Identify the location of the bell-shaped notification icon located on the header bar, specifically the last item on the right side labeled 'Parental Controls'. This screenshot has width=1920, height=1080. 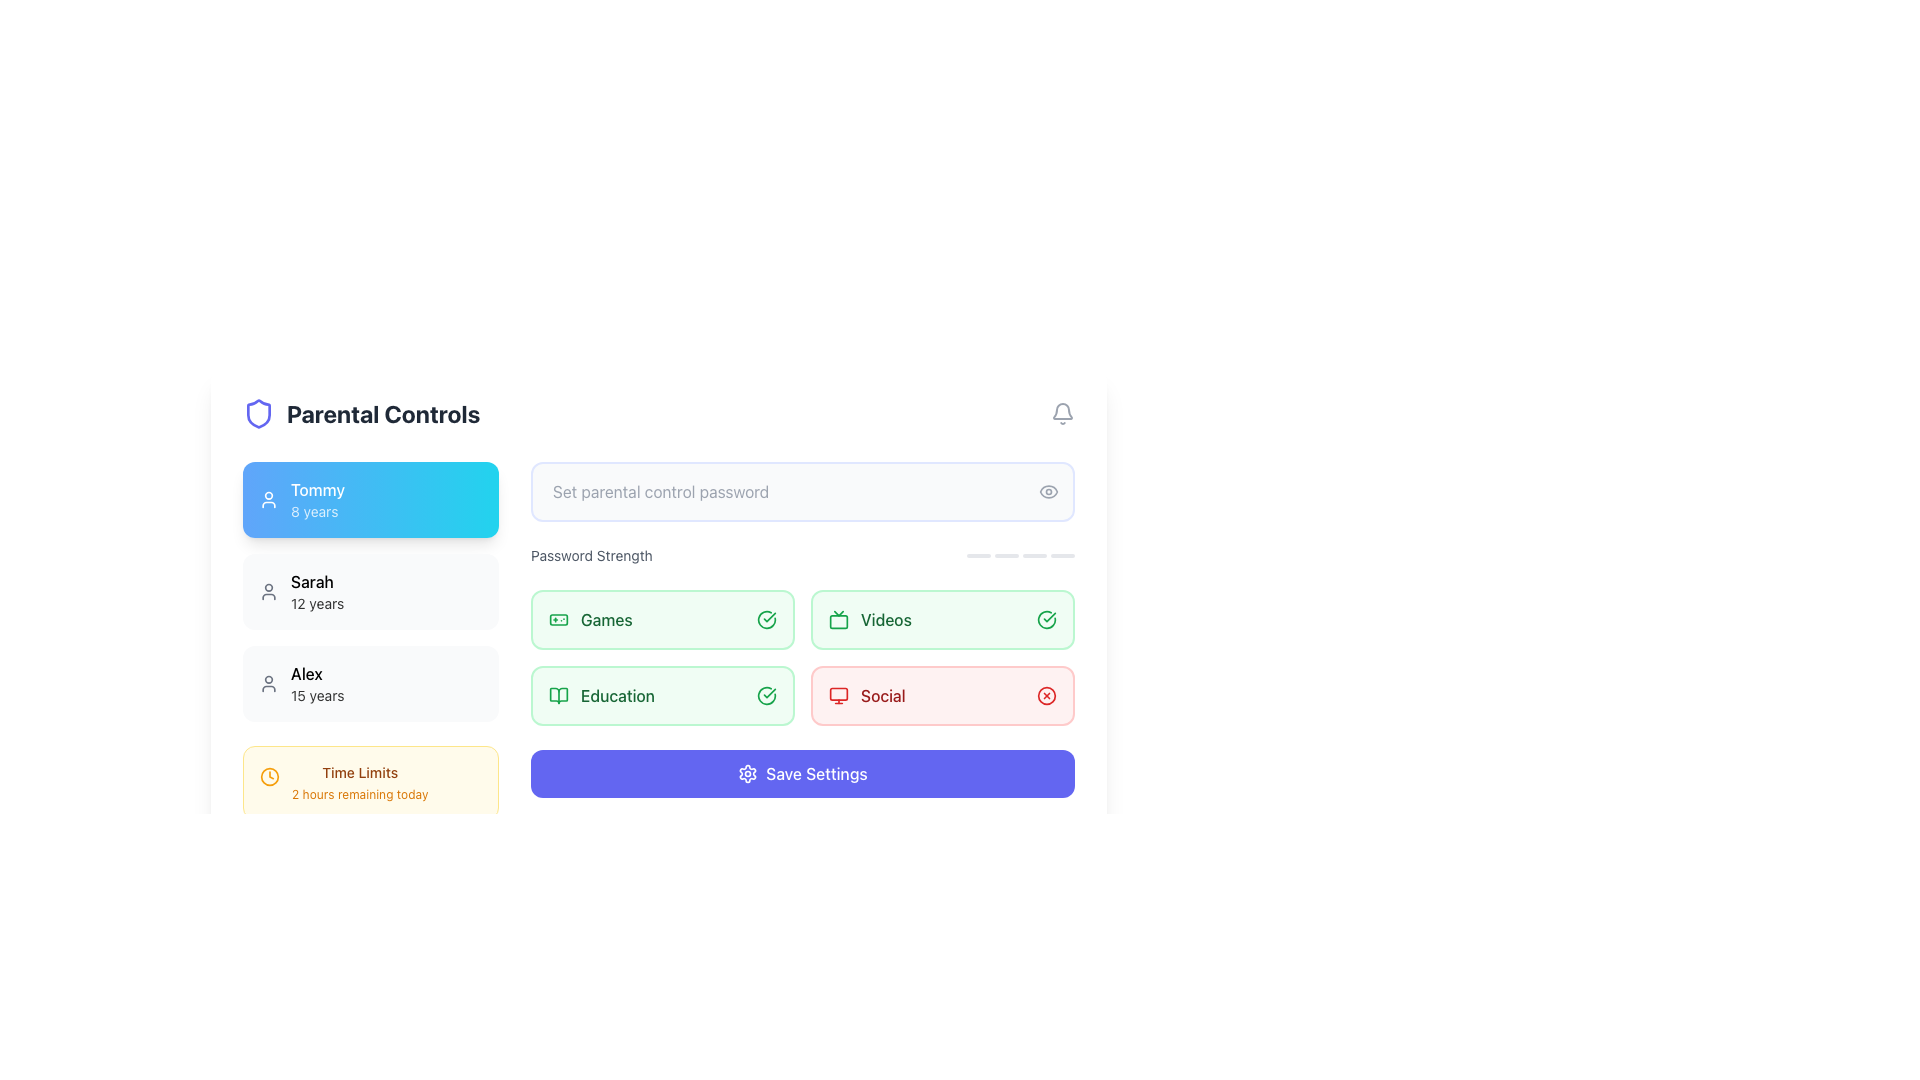
(1061, 412).